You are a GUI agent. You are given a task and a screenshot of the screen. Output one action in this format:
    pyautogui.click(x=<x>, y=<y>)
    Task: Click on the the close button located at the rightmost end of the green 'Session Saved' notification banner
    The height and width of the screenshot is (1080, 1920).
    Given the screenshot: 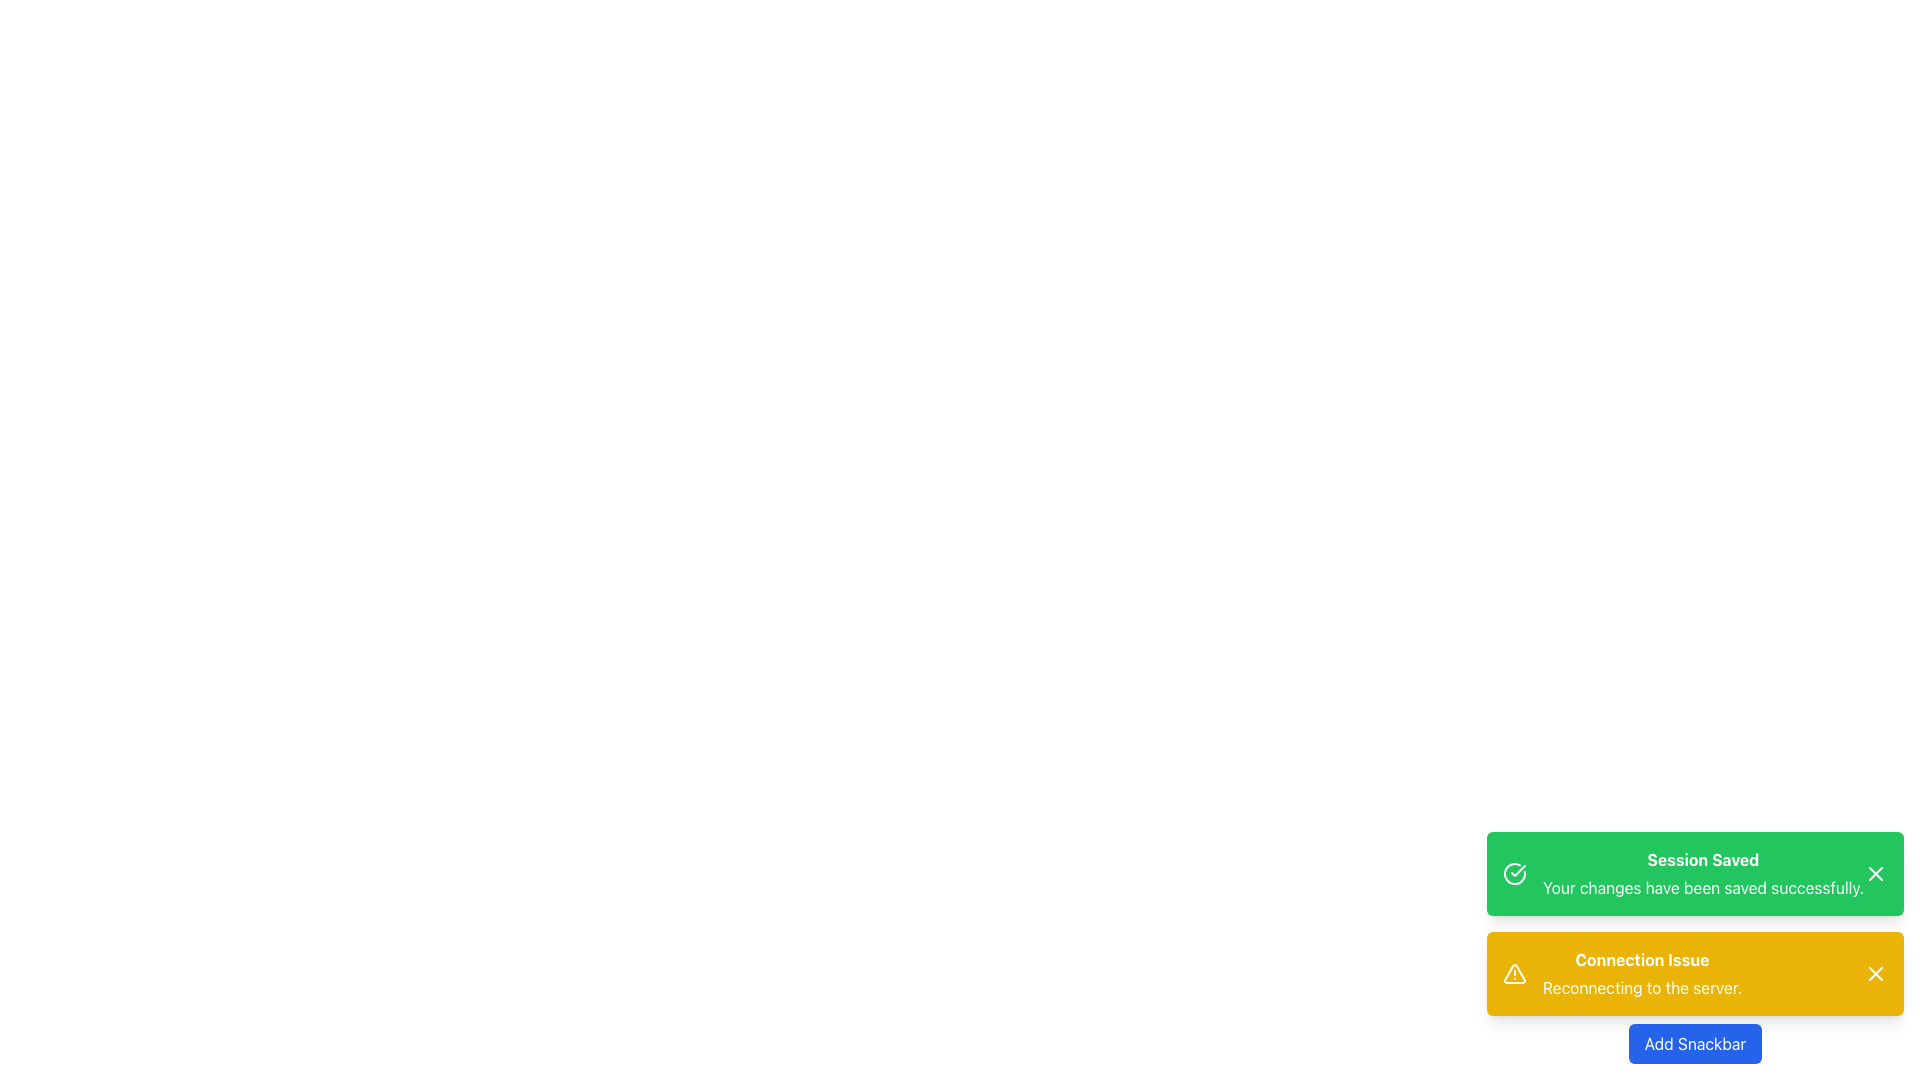 What is the action you would take?
    pyautogui.click(x=1875, y=873)
    